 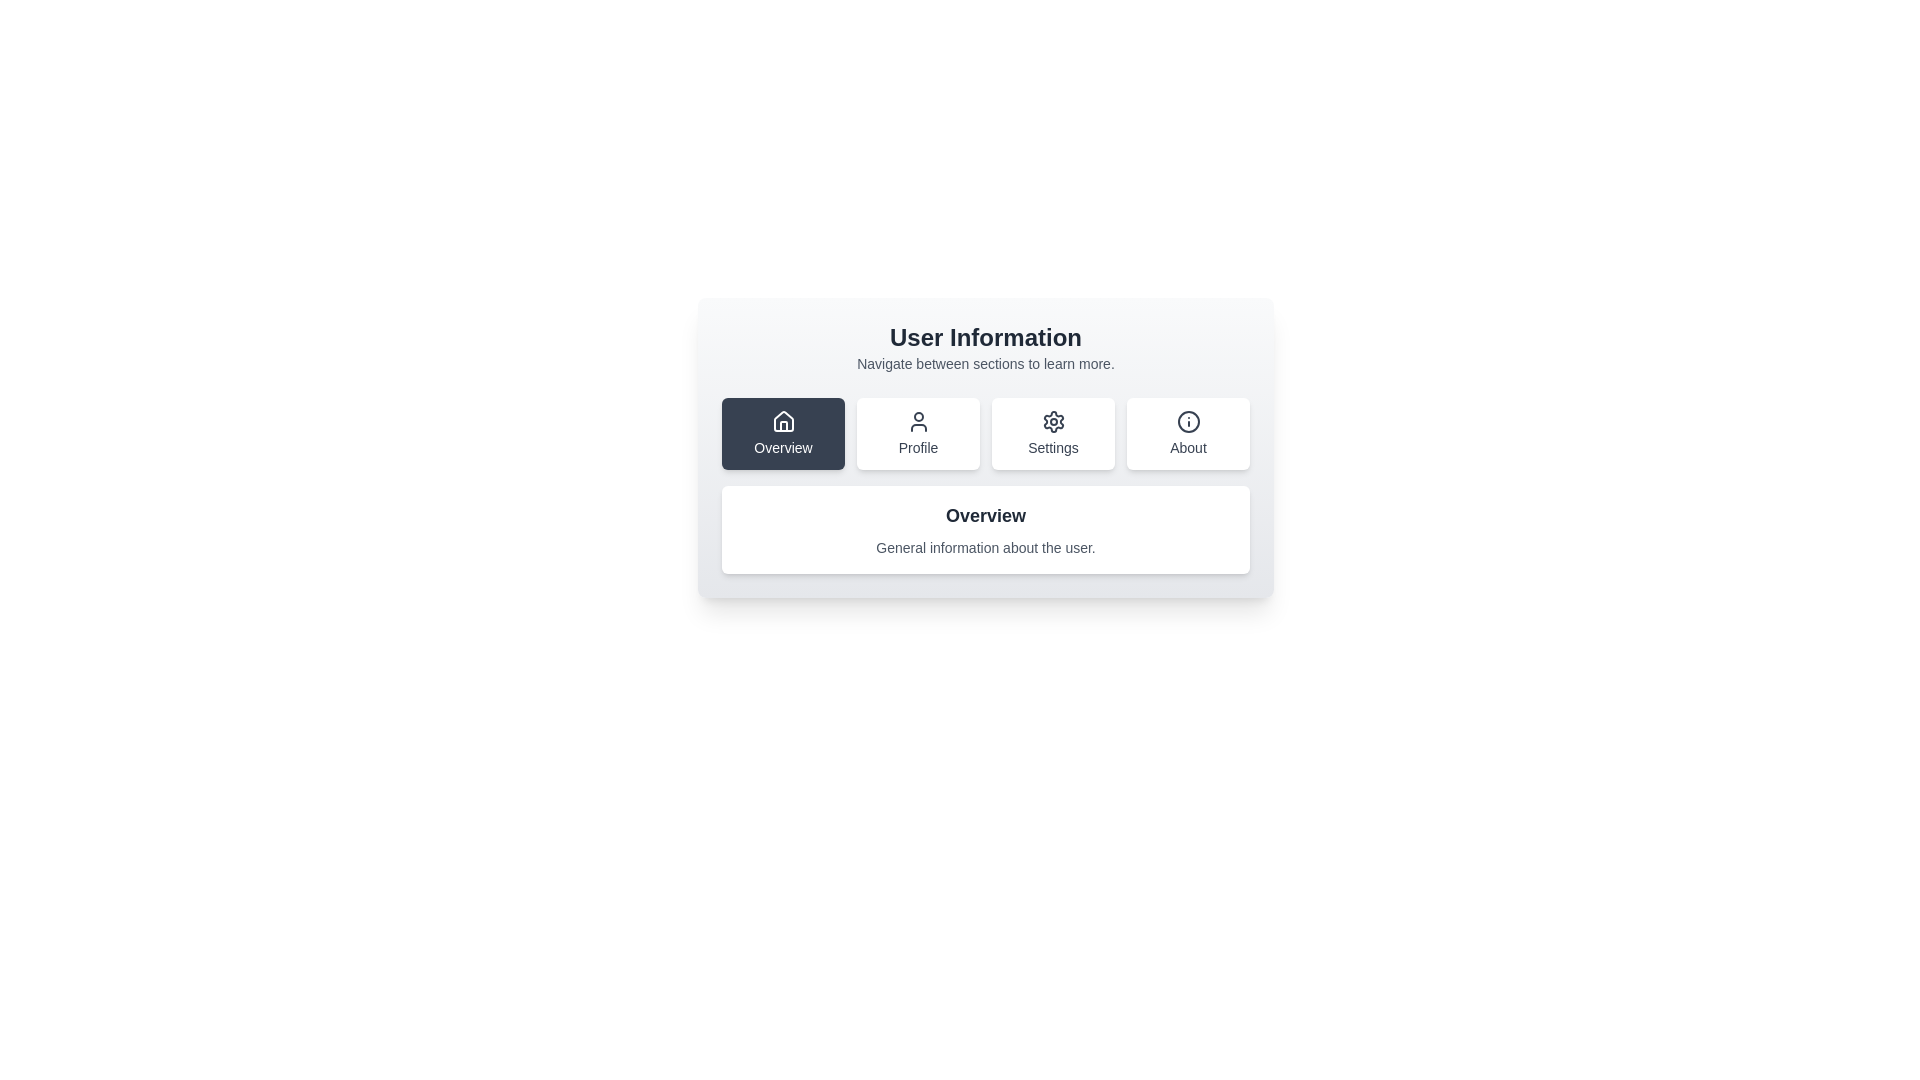 I want to click on the 'Settings' text label, which is displayed in a small, bold font beneath the settings icon in the third button from the left in the second row of the interface, so click(x=1052, y=446).